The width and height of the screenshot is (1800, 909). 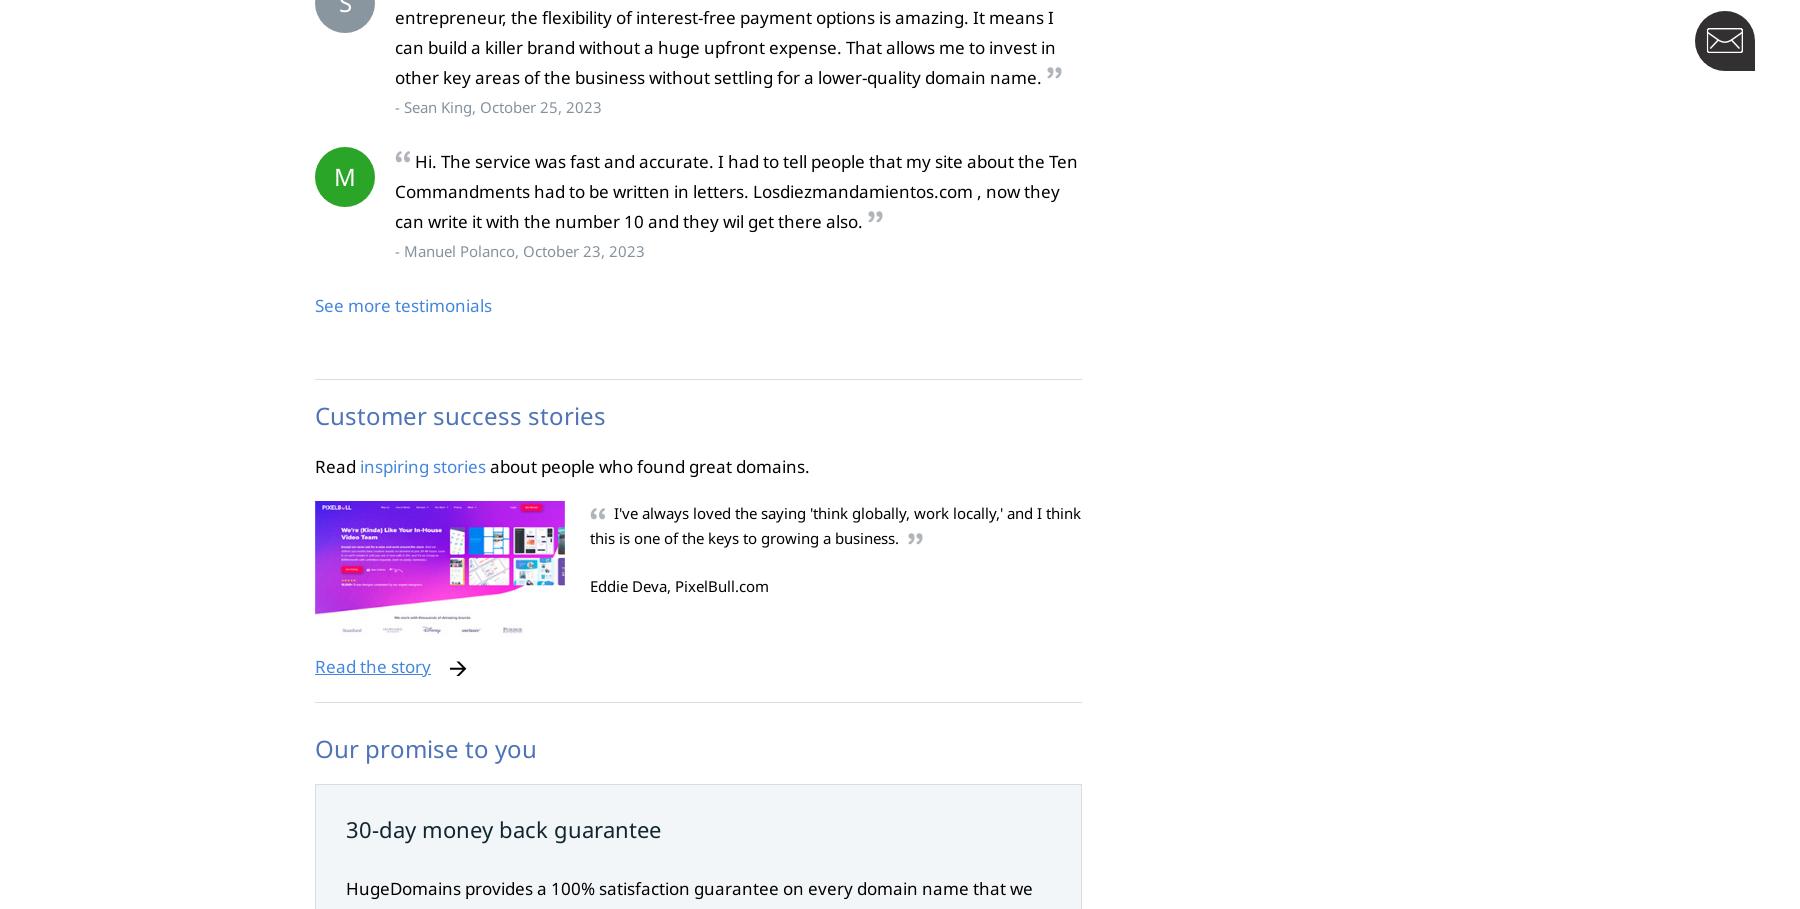 What do you see at coordinates (403, 304) in the screenshot?
I see `'See more testimonials'` at bounding box center [403, 304].